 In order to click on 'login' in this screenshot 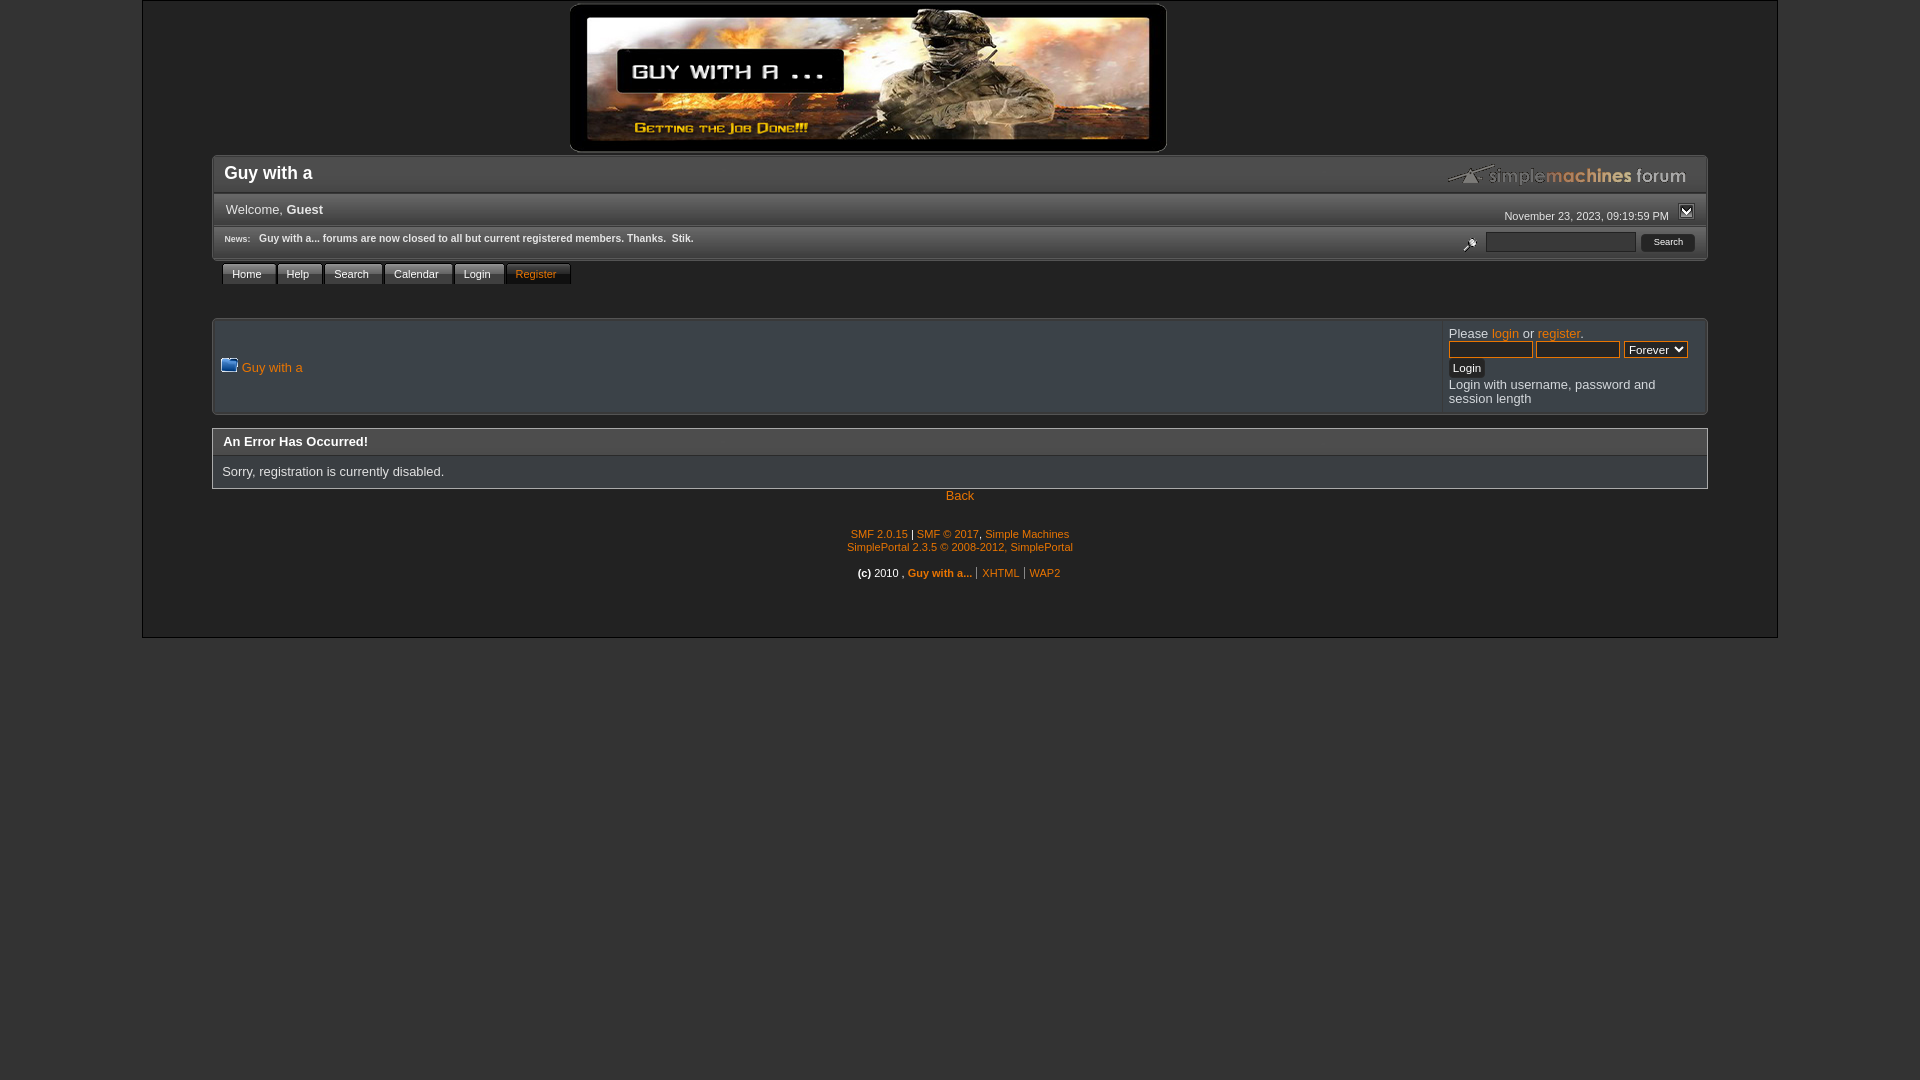, I will do `click(1505, 332)`.